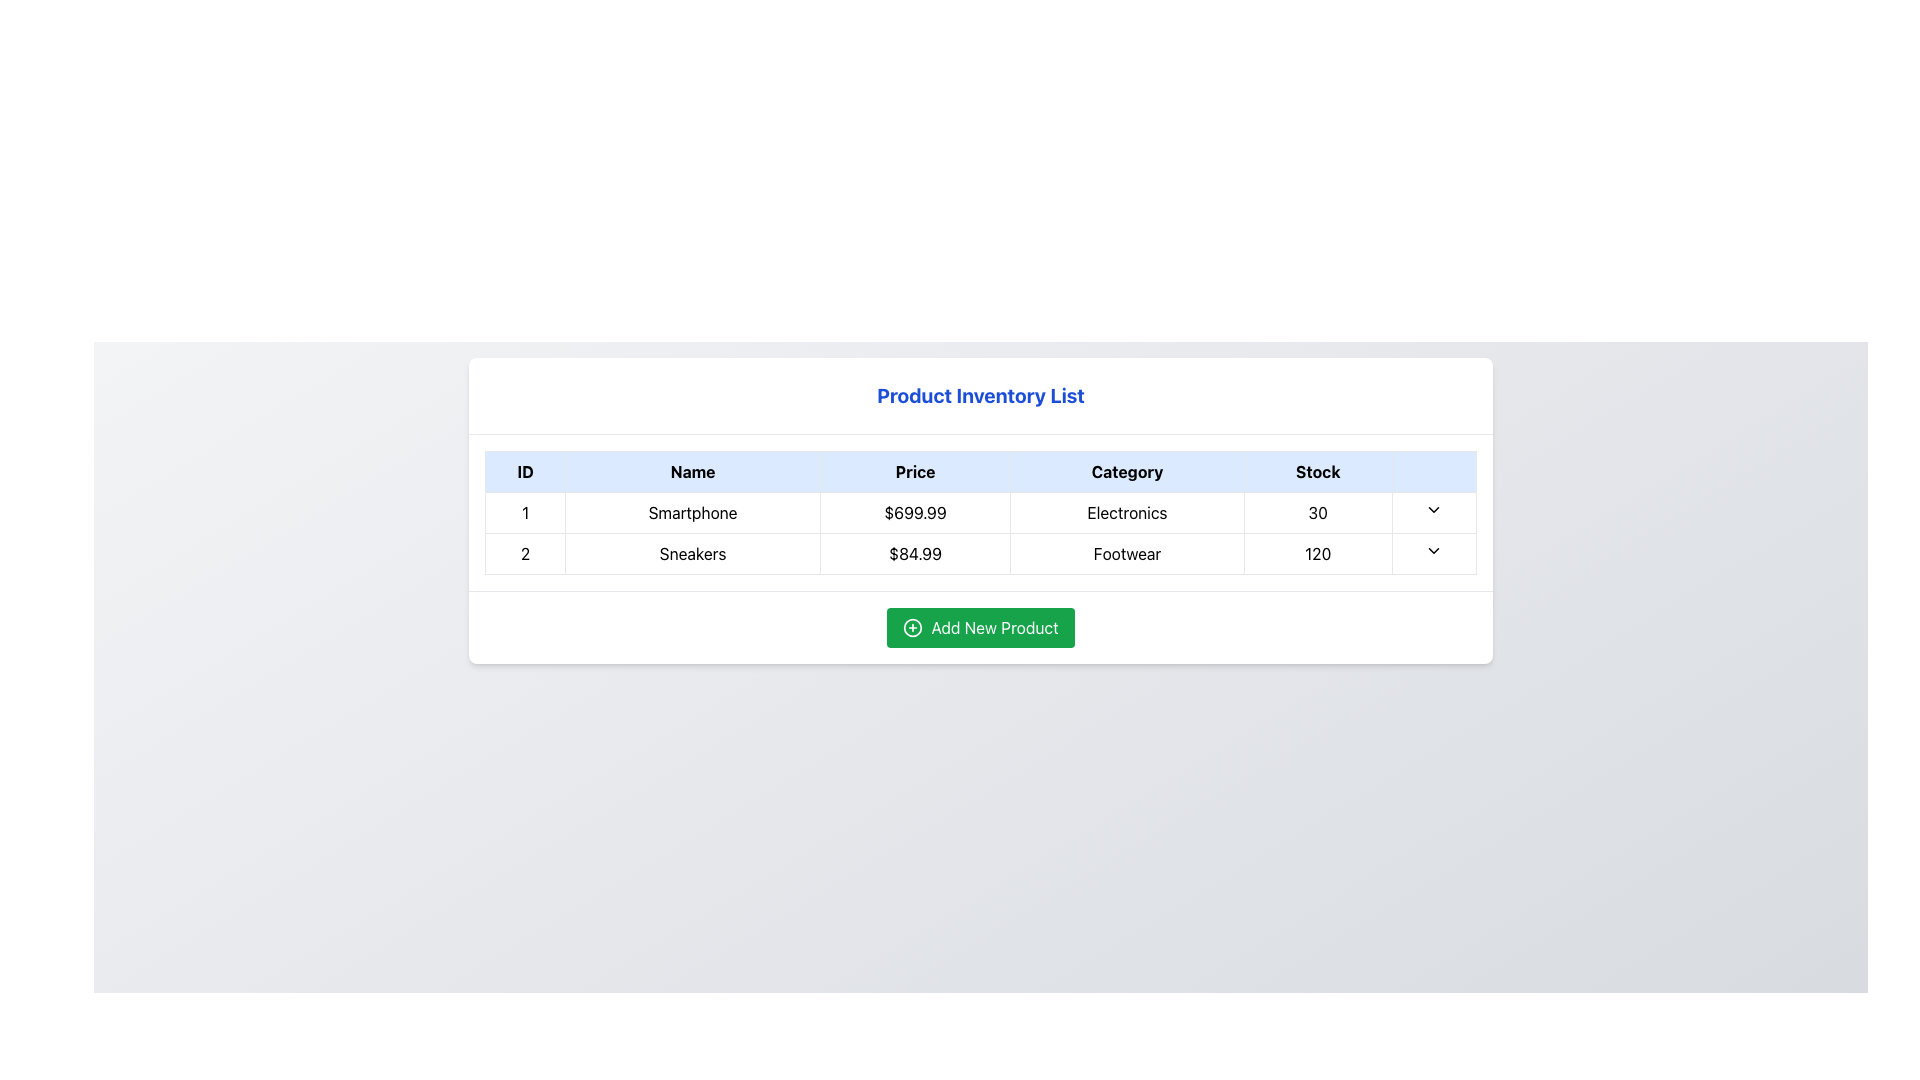 The height and width of the screenshot is (1080, 1920). I want to click on the 'Stock' column header text label located in the fifth column of the table header, positioned towards the right side of the table, so click(1318, 471).